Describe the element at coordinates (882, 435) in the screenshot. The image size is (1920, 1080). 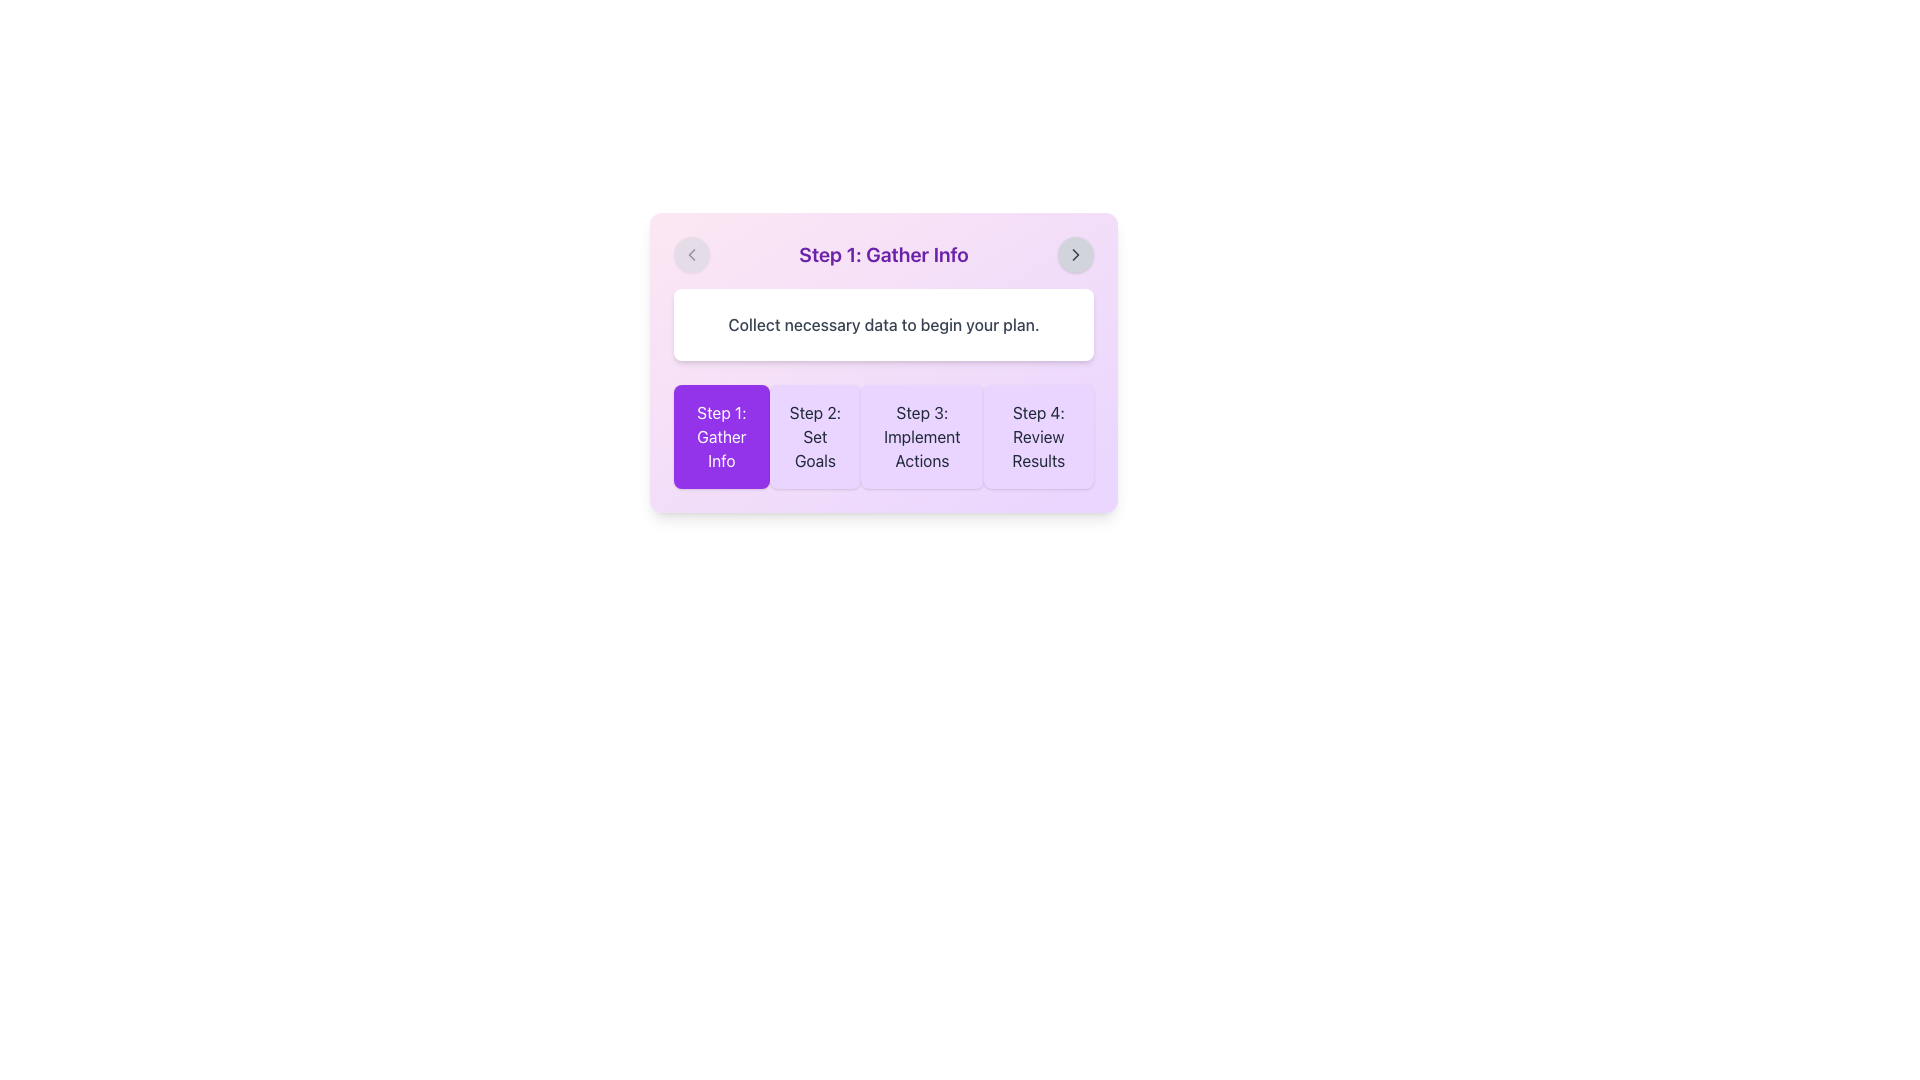
I see `the button labeled 'Step 3: Implement Actions' with a purple background` at that location.